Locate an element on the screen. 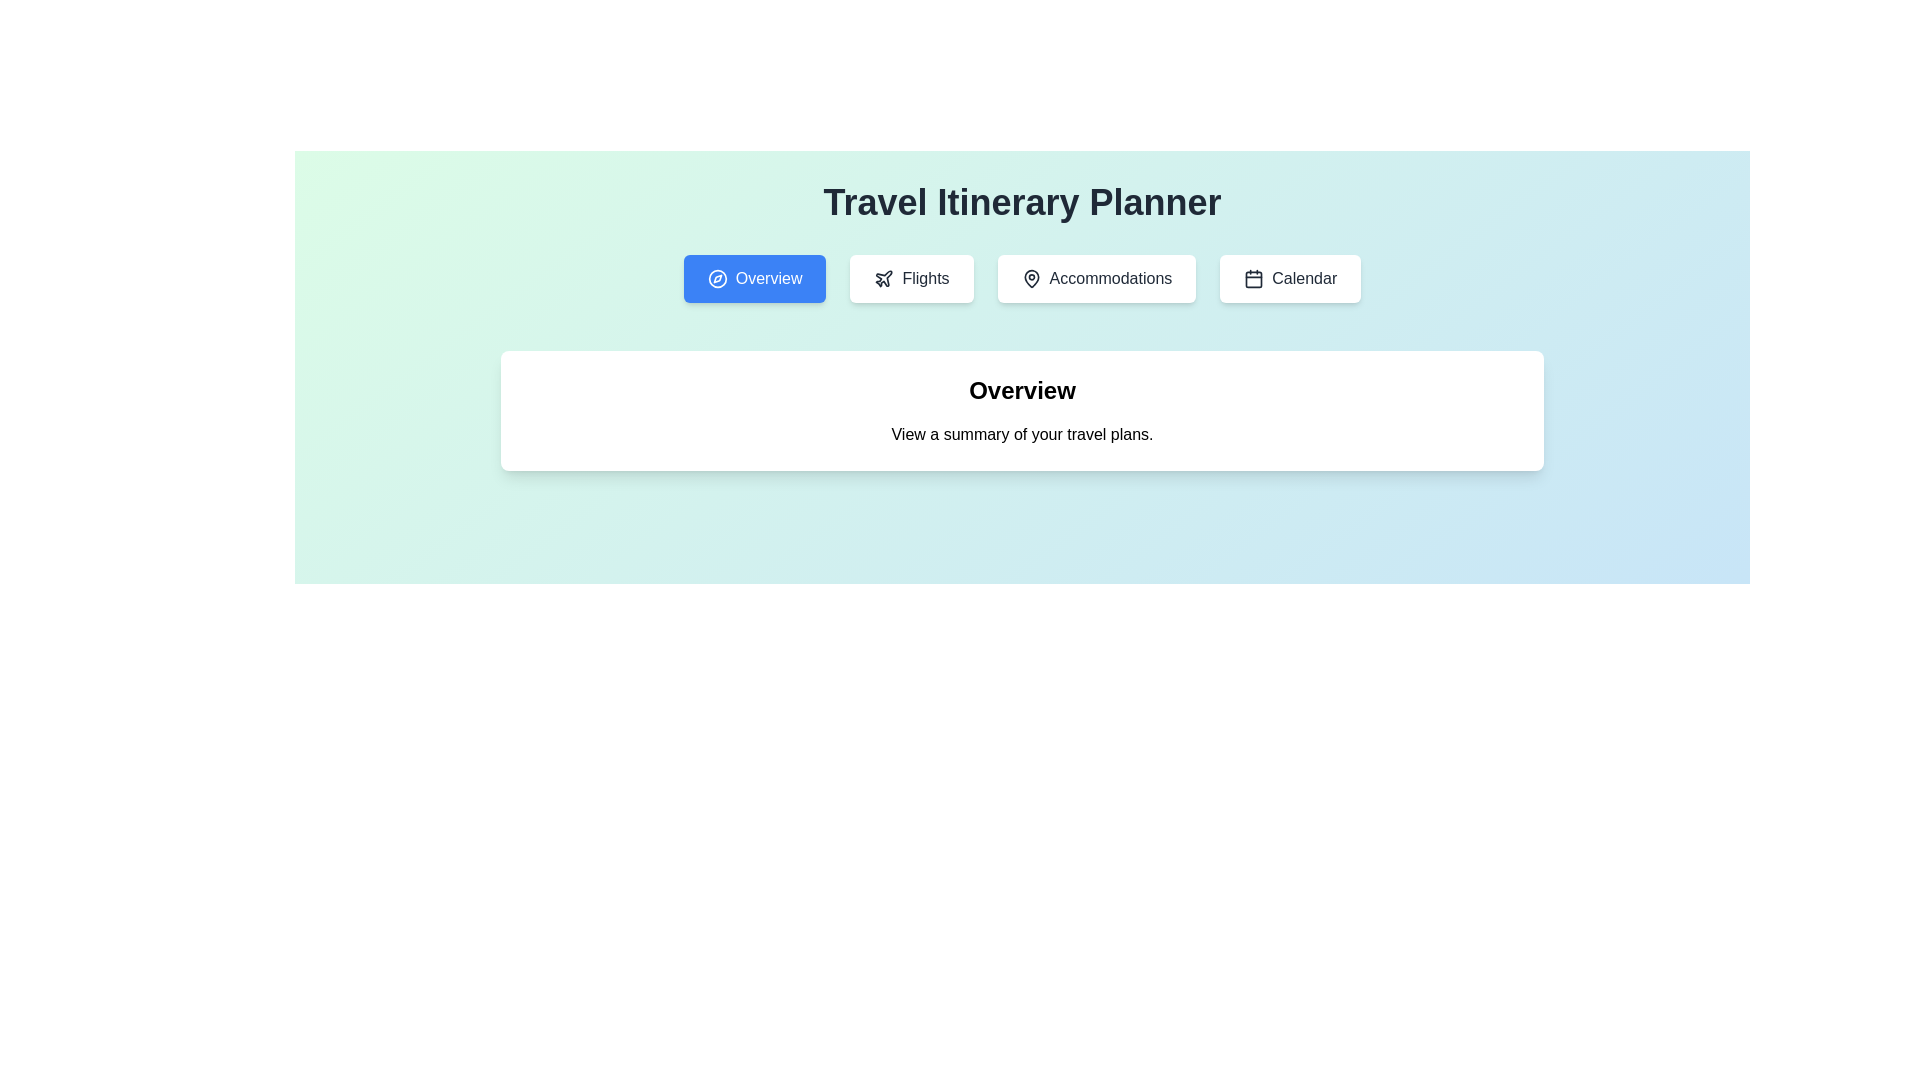  the 'Flights' navigation button located beneath the 'Travel Itinerary Planner' heading to observe a scaling effect is located at coordinates (911, 278).